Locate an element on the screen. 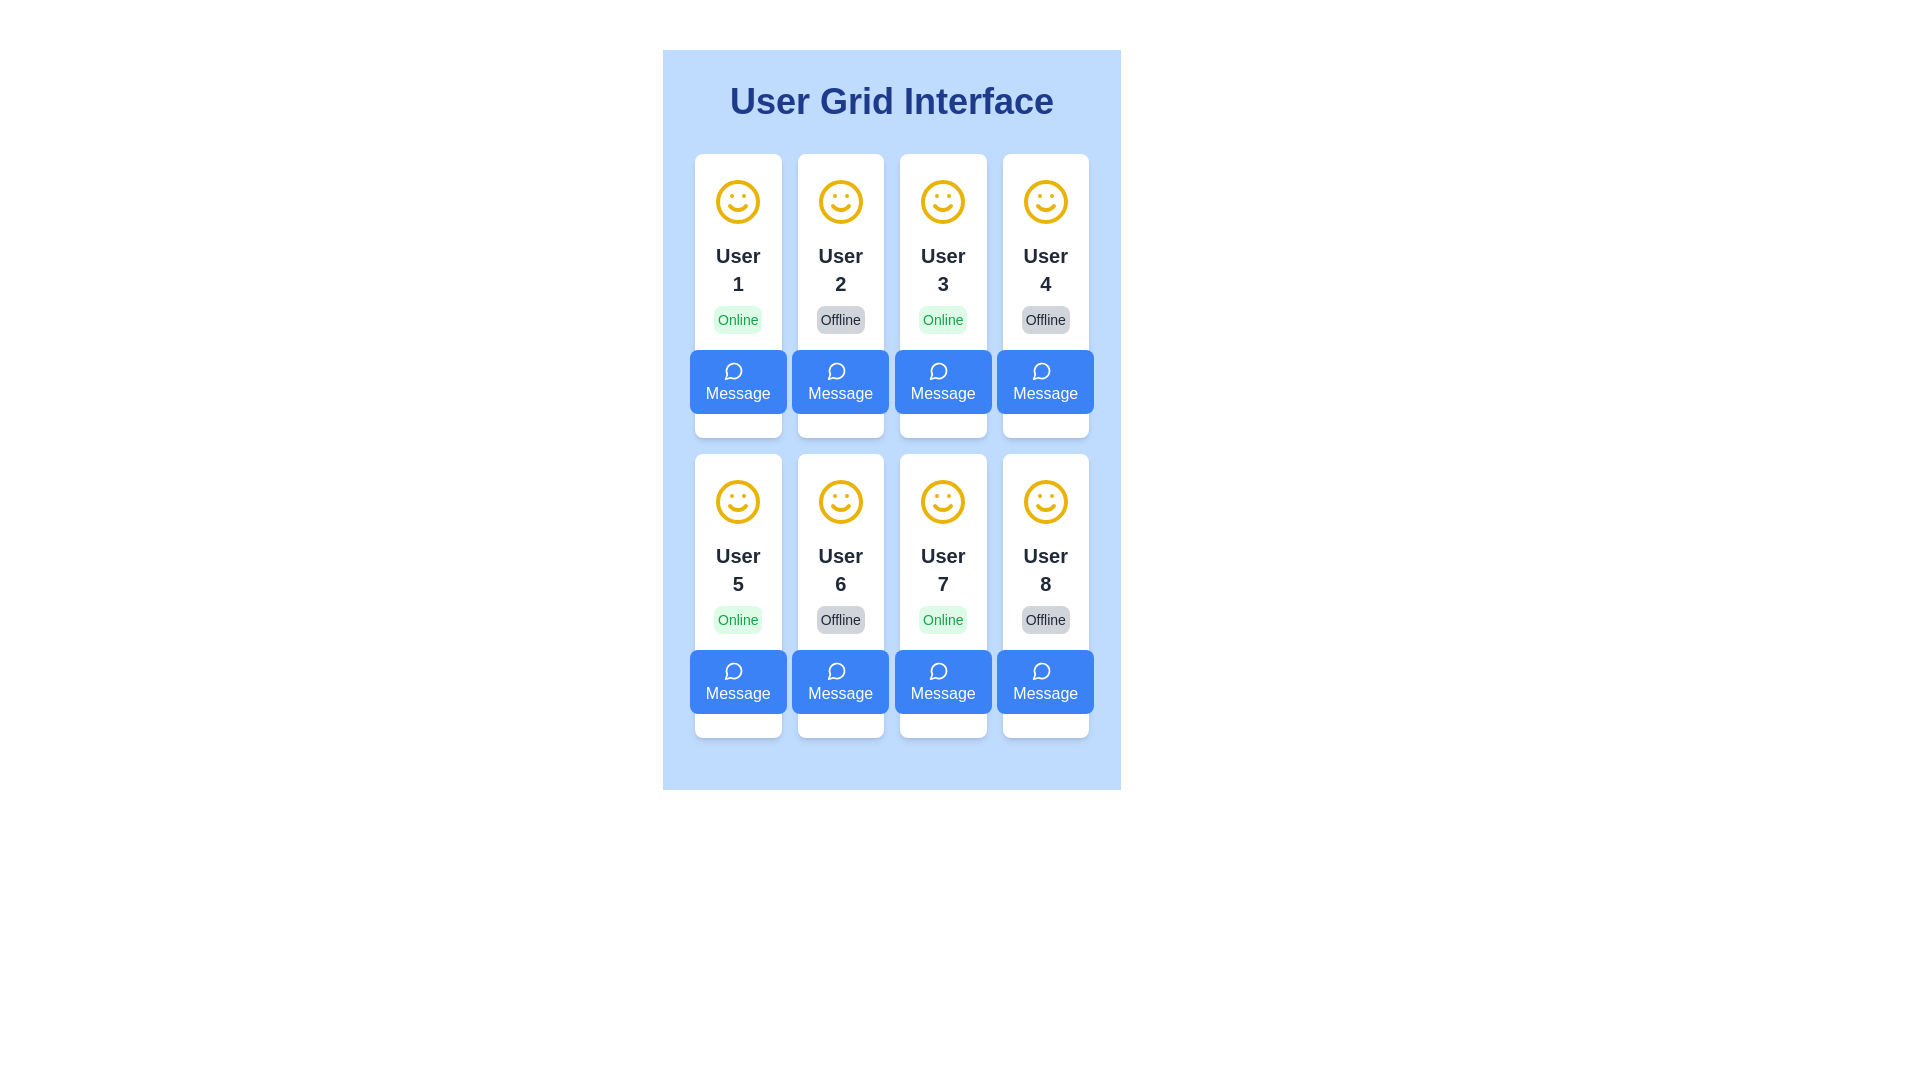  the text label indicating 'User 6', which is situated in the second row and second column of the user card grid, above the 'Offline' badge is located at coordinates (840, 570).